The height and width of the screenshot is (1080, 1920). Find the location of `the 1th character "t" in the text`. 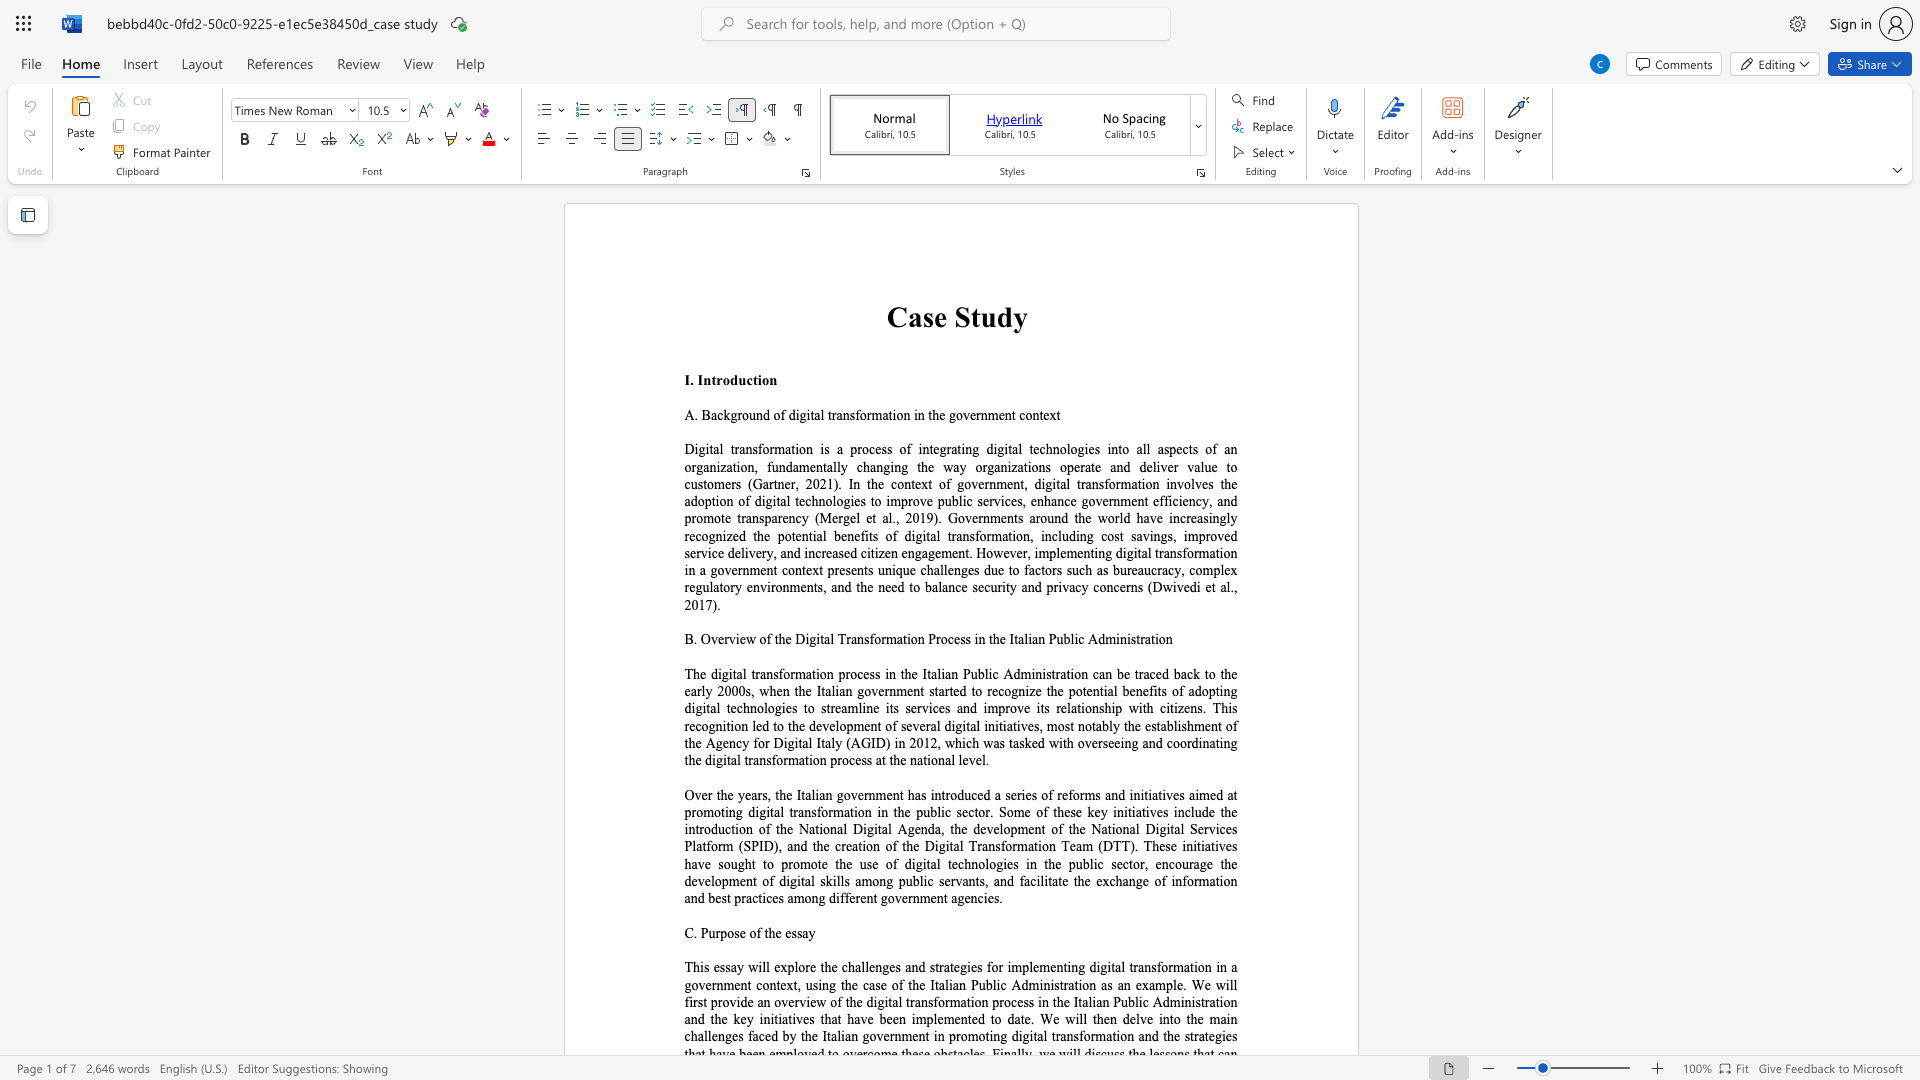

the 1th character "t" in the text is located at coordinates (765, 933).